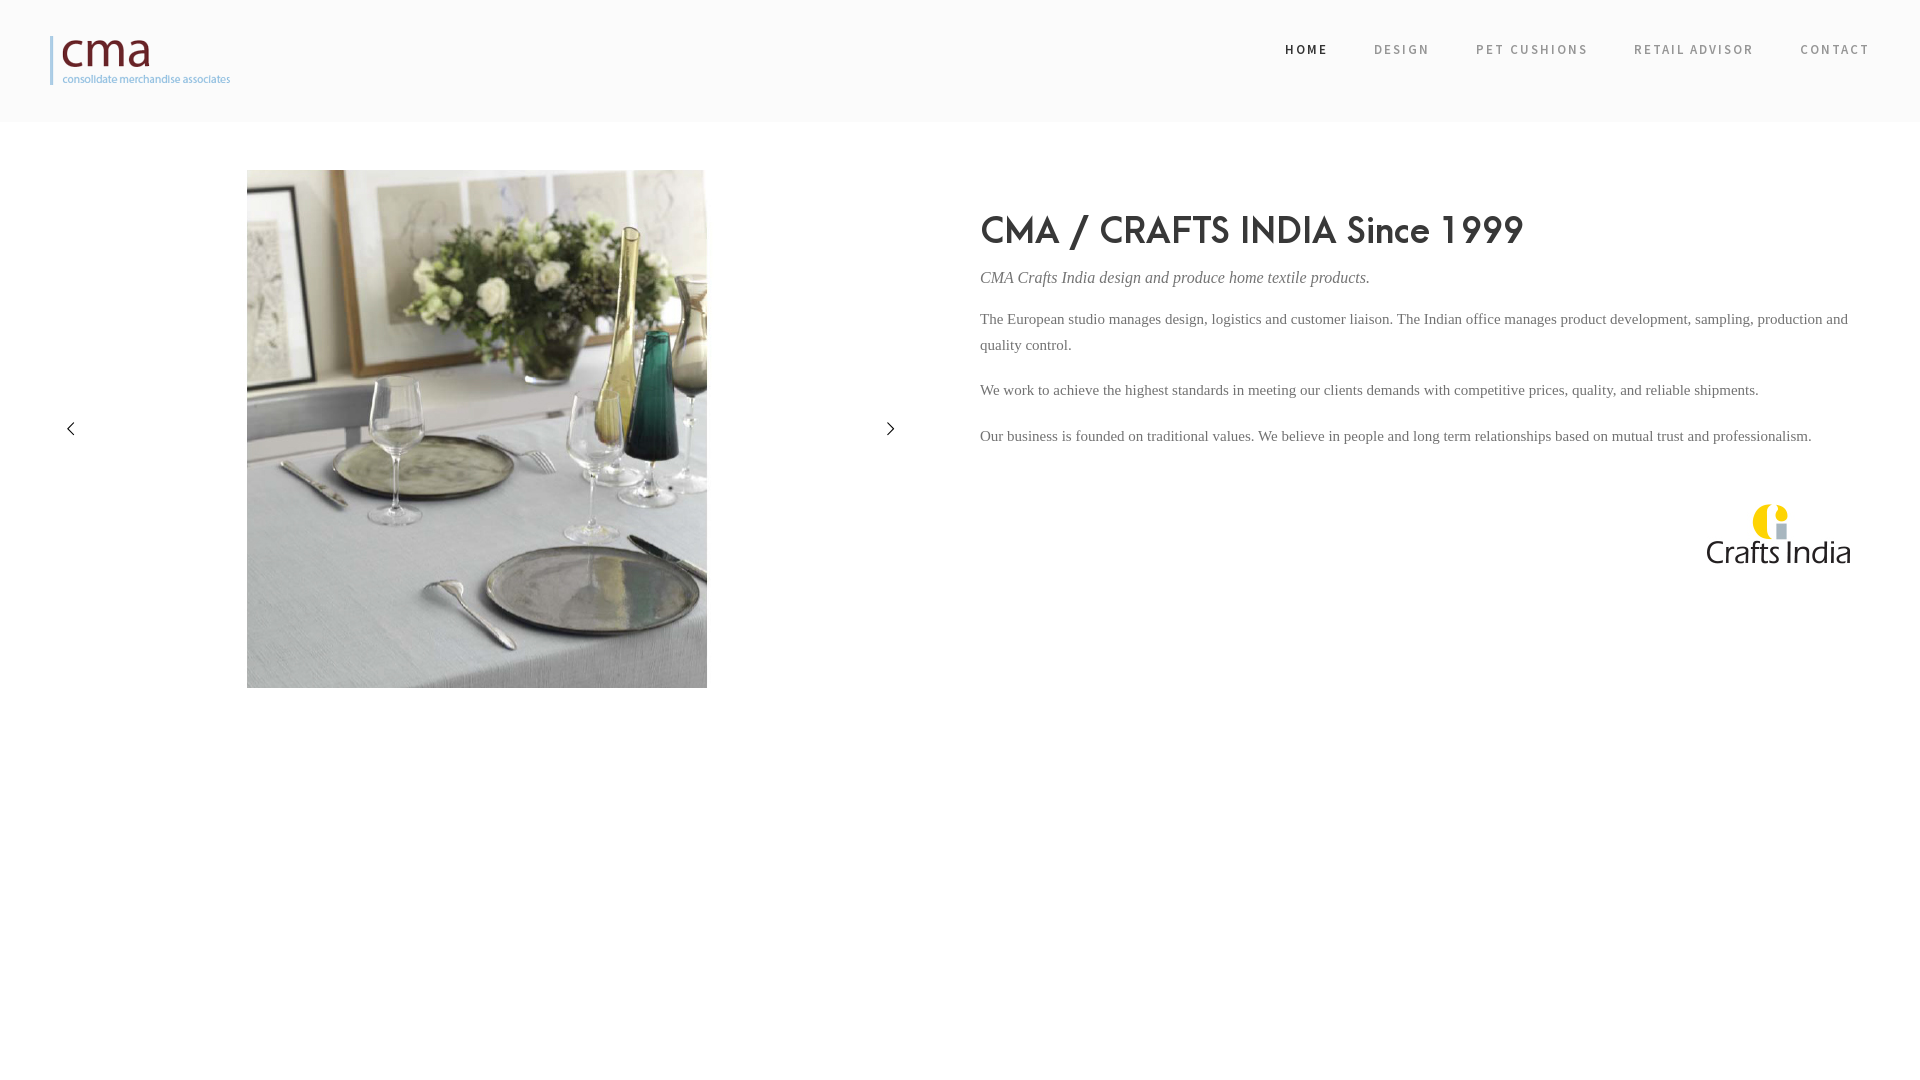 The width and height of the screenshot is (1920, 1080). Describe the element at coordinates (1834, 53) in the screenshot. I see `'CONTACT'` at that location.